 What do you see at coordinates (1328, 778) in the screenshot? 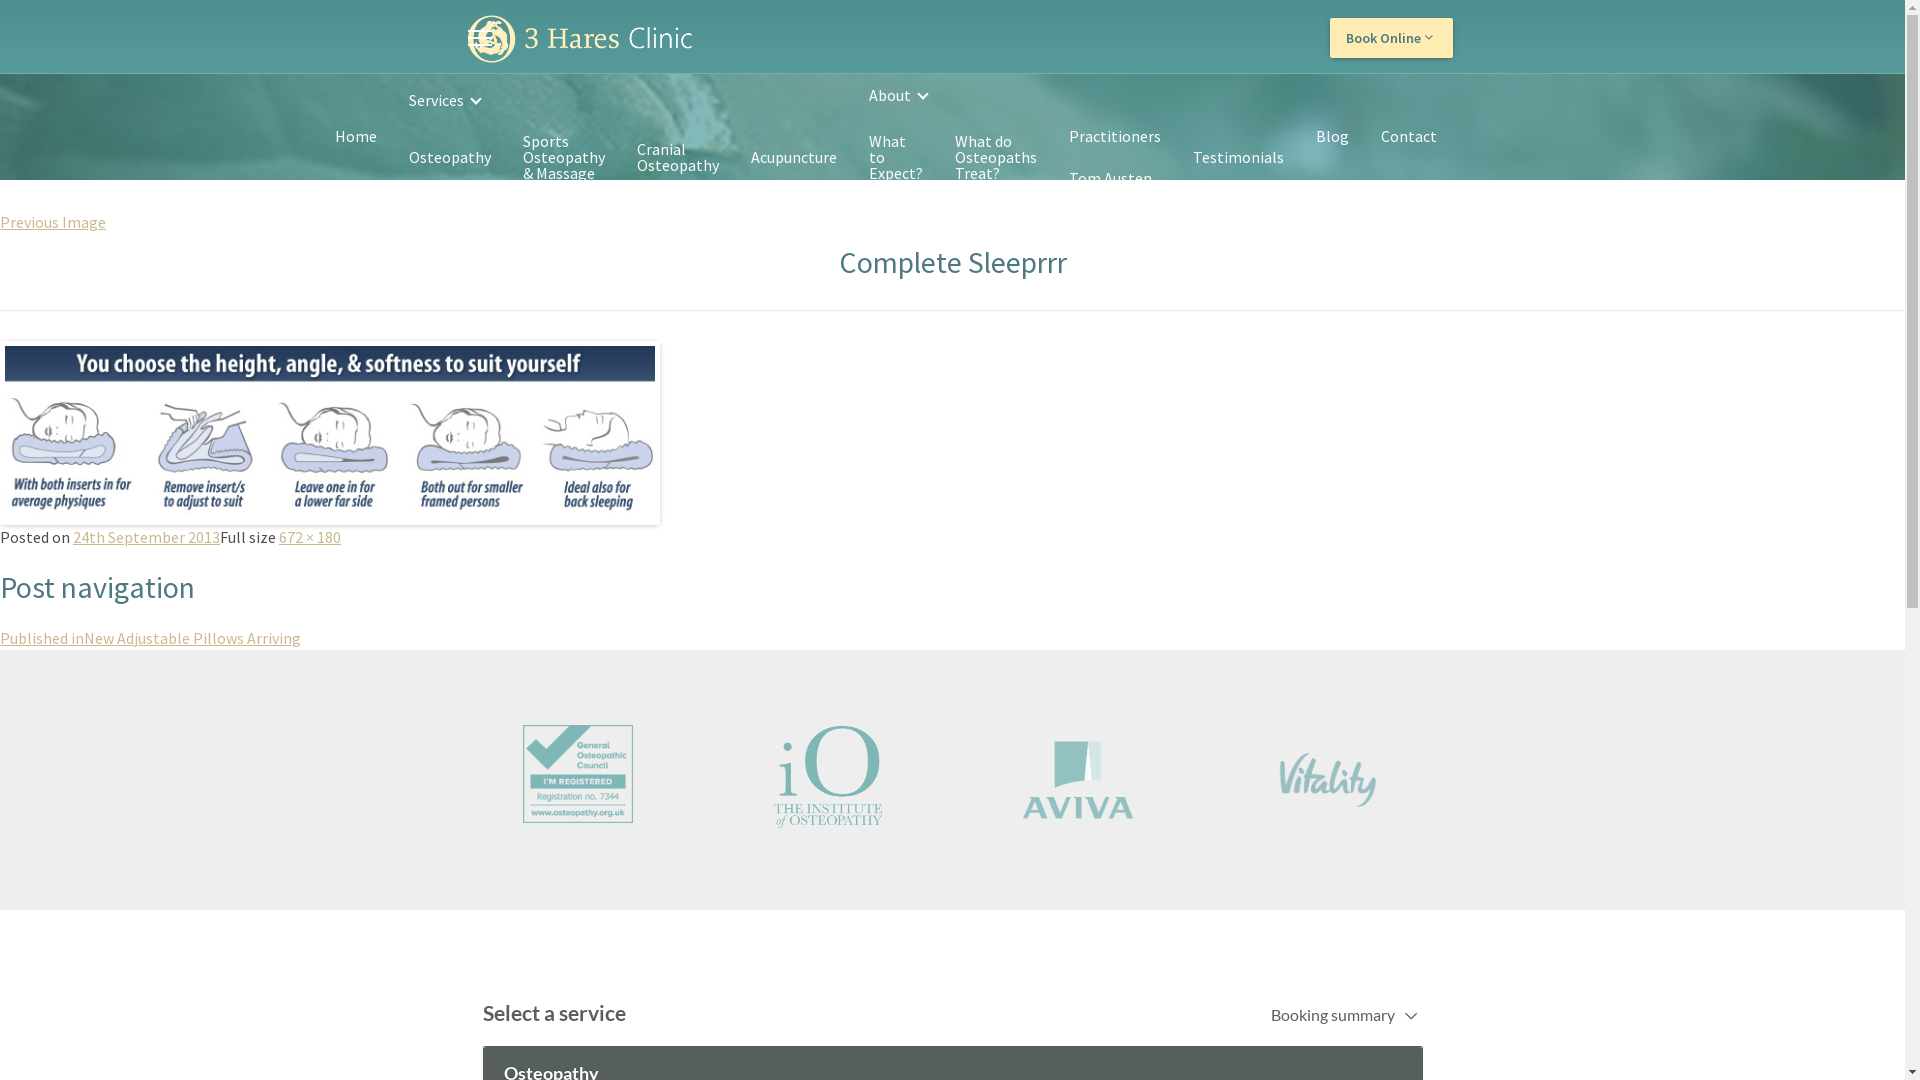
I see `'Vitality'` at bounding box center [1328, 778].